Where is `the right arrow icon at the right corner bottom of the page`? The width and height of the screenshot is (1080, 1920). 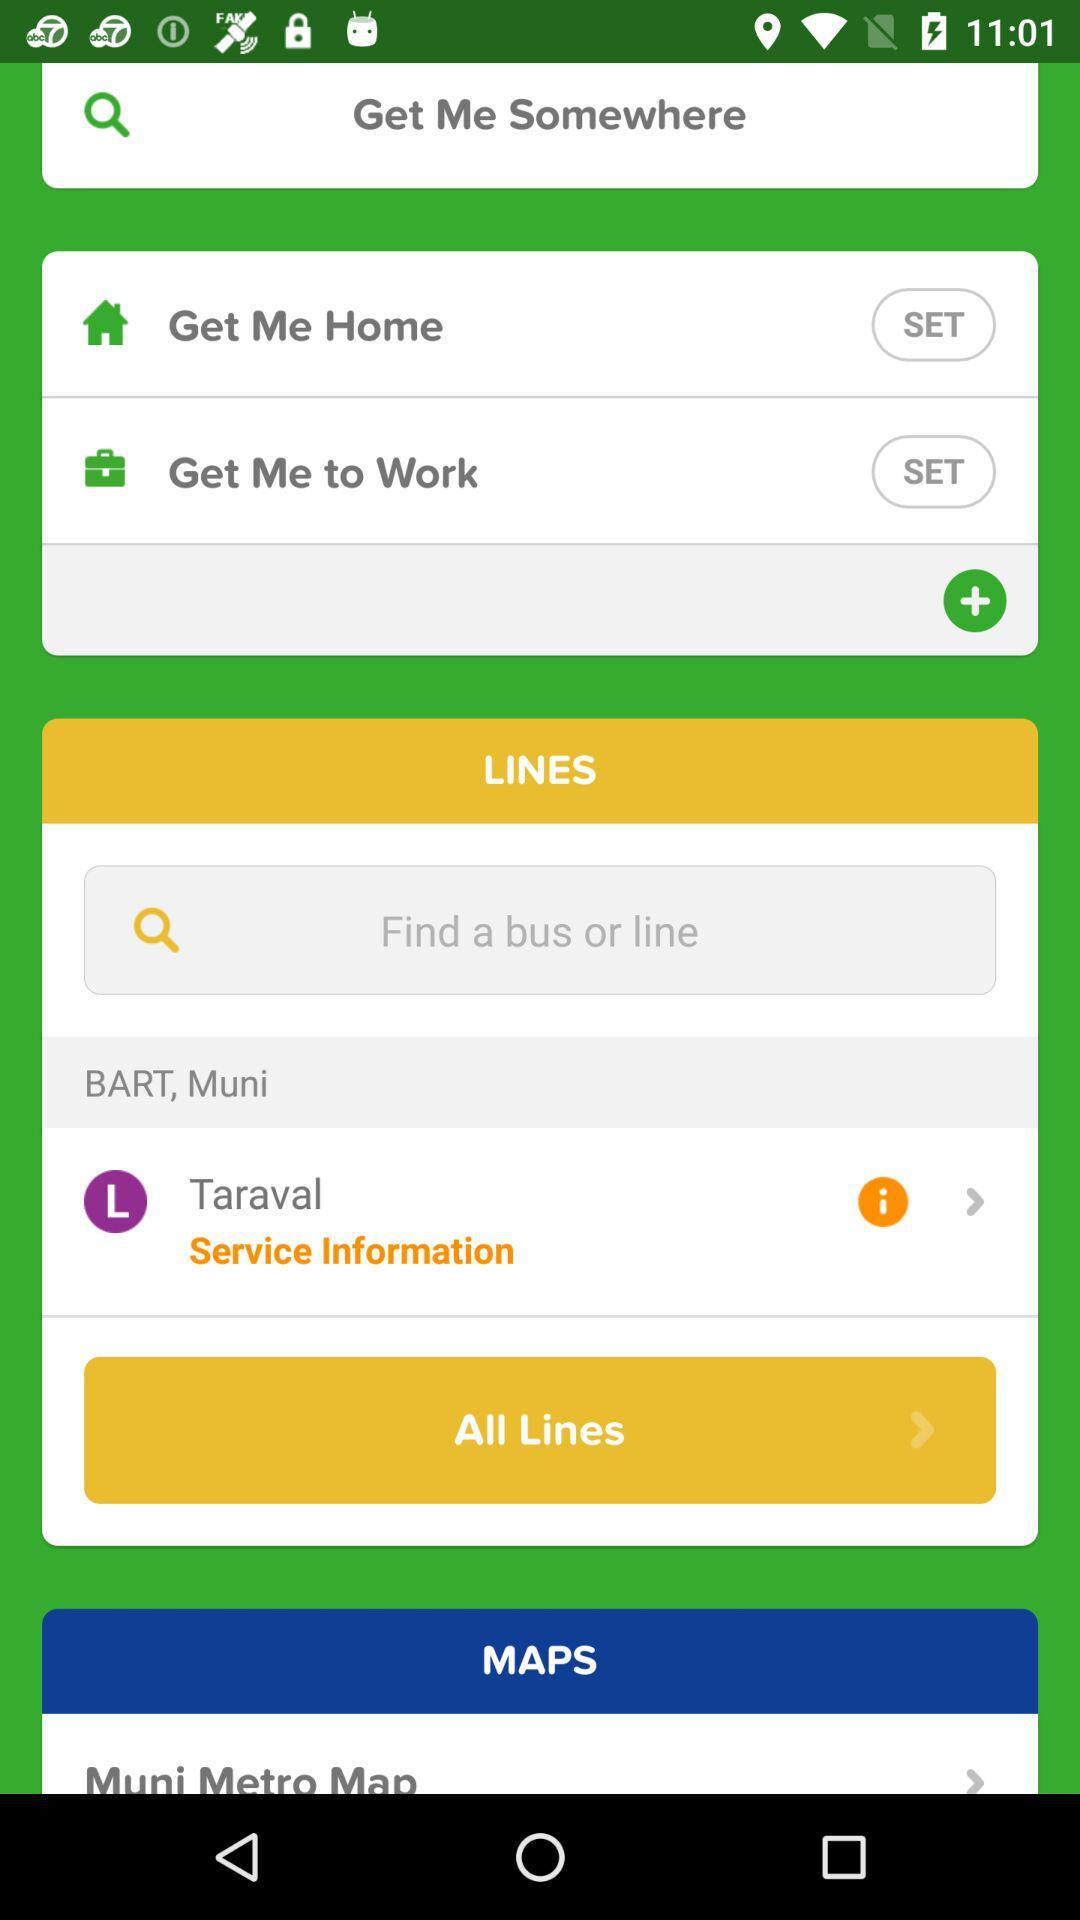
the right arrow icon at the right corner bottom of the page is located at coordinates (974, 1781).